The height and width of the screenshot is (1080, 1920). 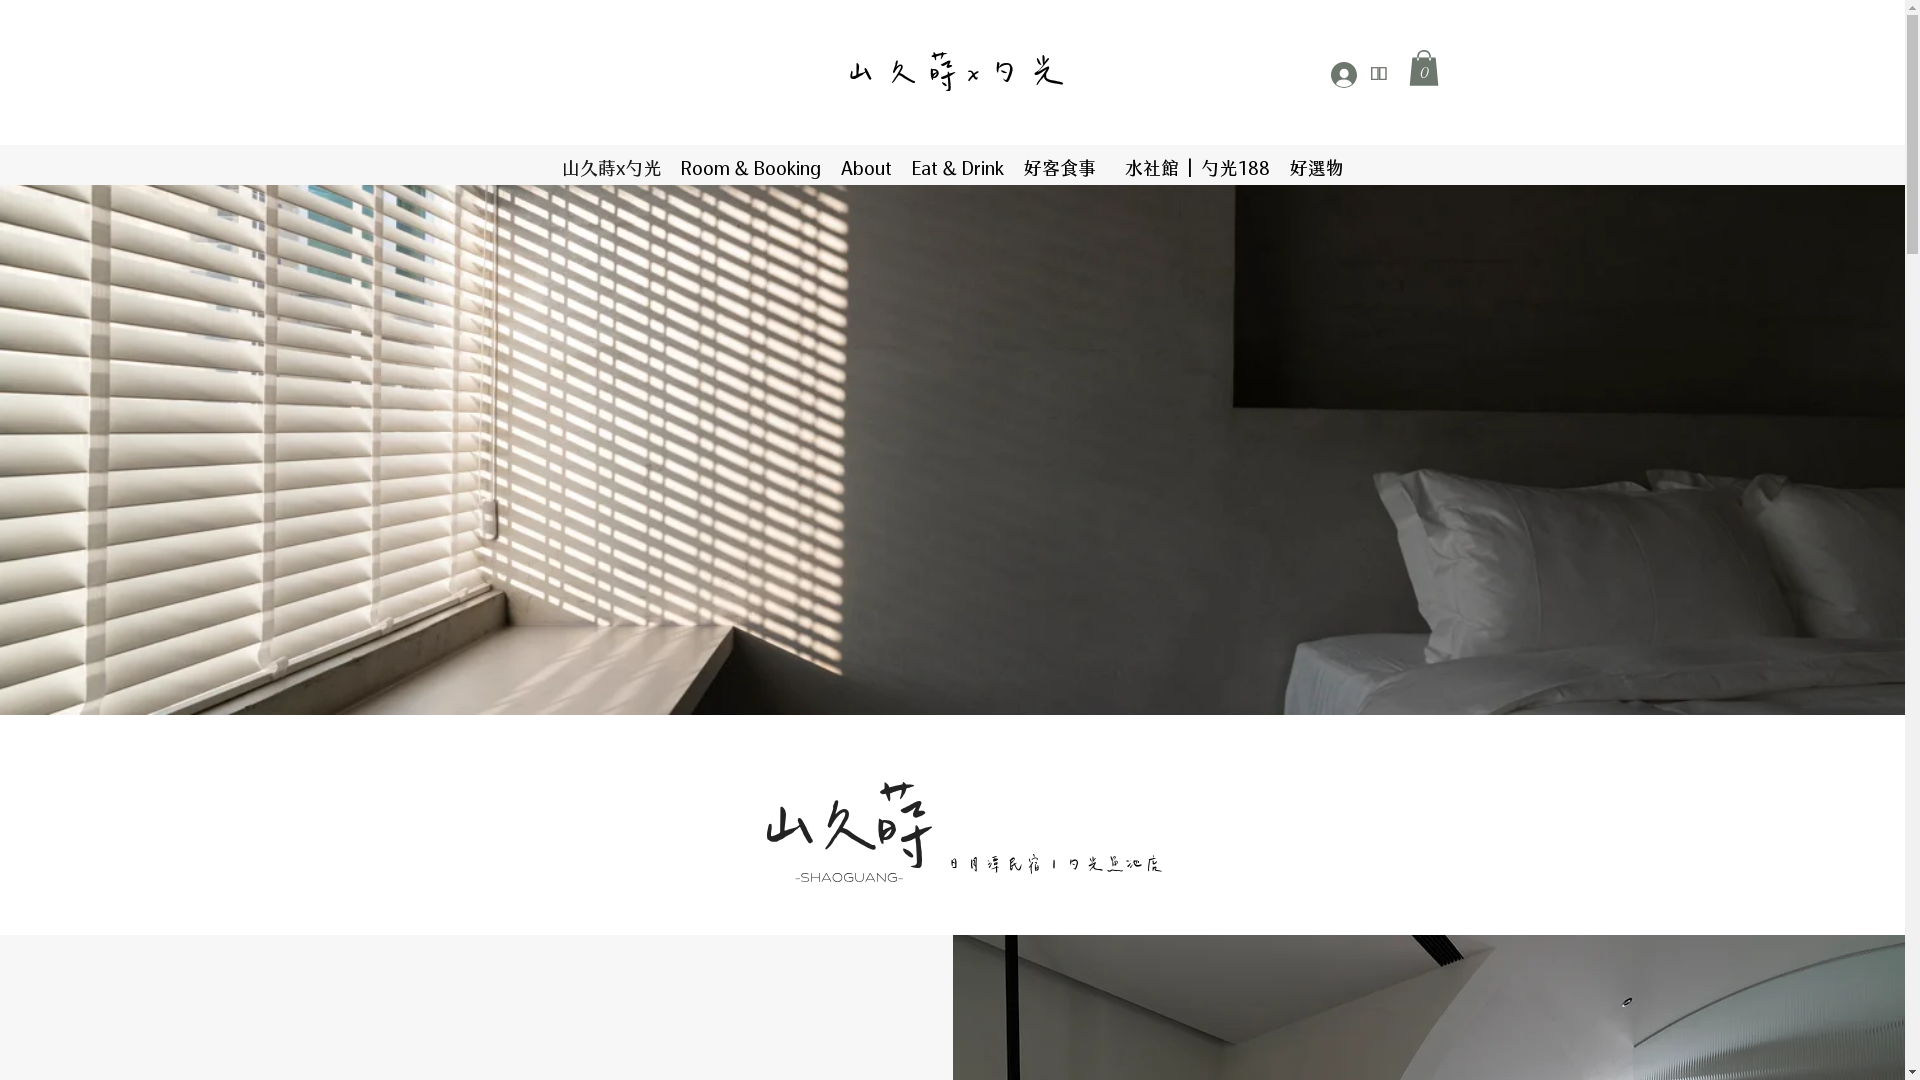 What do you see at coordinates (865, 164) in the screenshot?
I see `'About'` at bounding box center [865, 164].